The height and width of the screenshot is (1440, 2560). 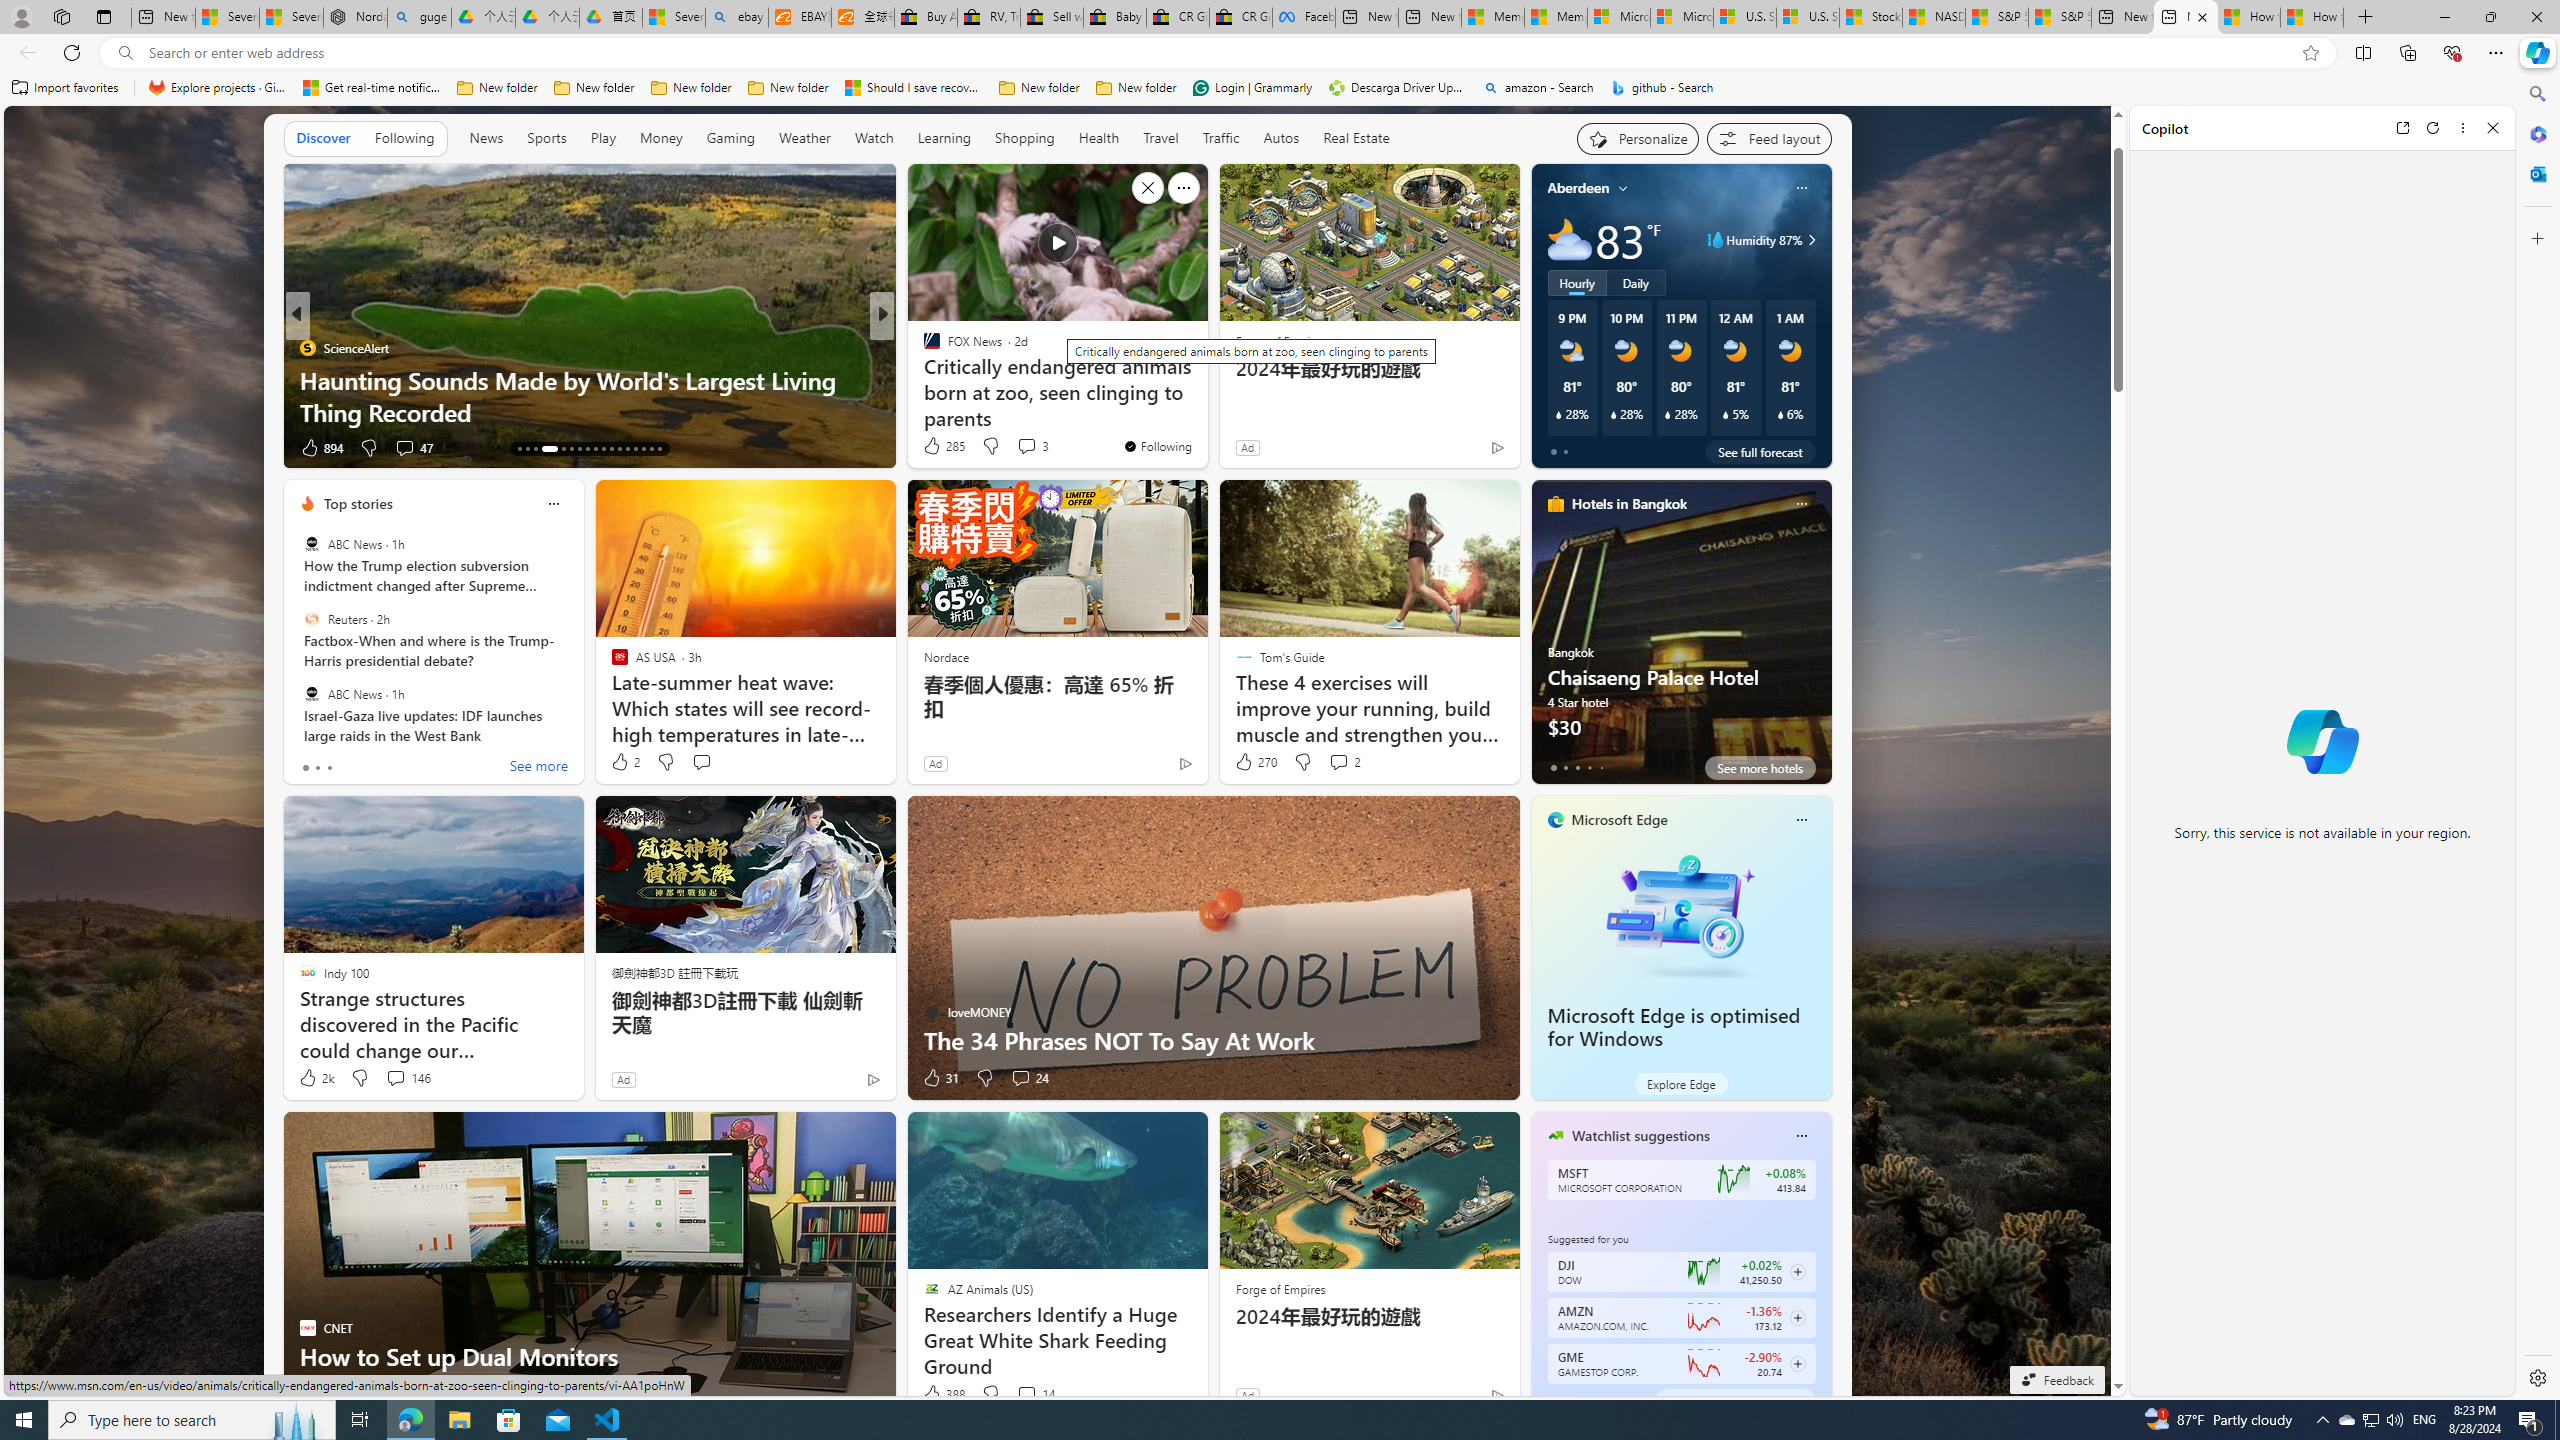 I want to click on 'The Cool Down', so click(x=921, y=346).